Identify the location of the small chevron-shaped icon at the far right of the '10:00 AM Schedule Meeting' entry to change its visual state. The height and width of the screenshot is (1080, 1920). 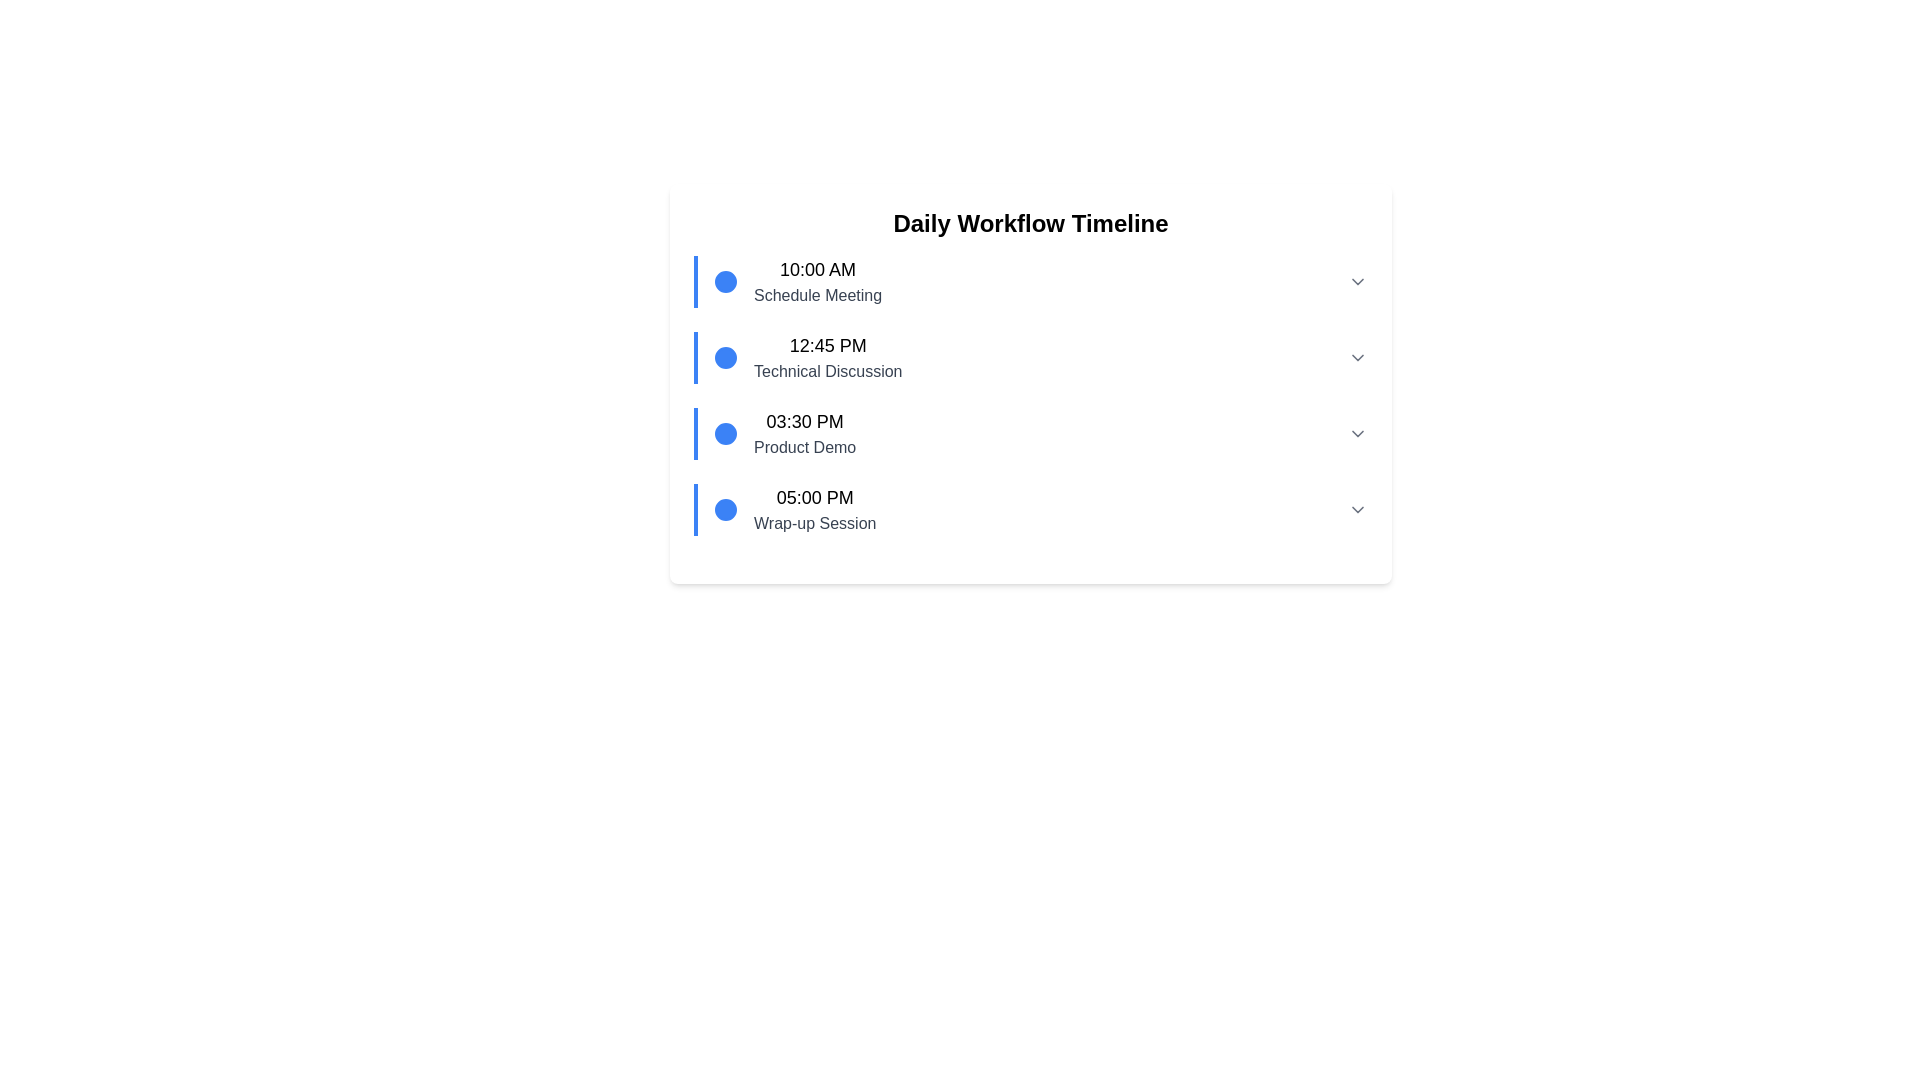
(1358, 281).